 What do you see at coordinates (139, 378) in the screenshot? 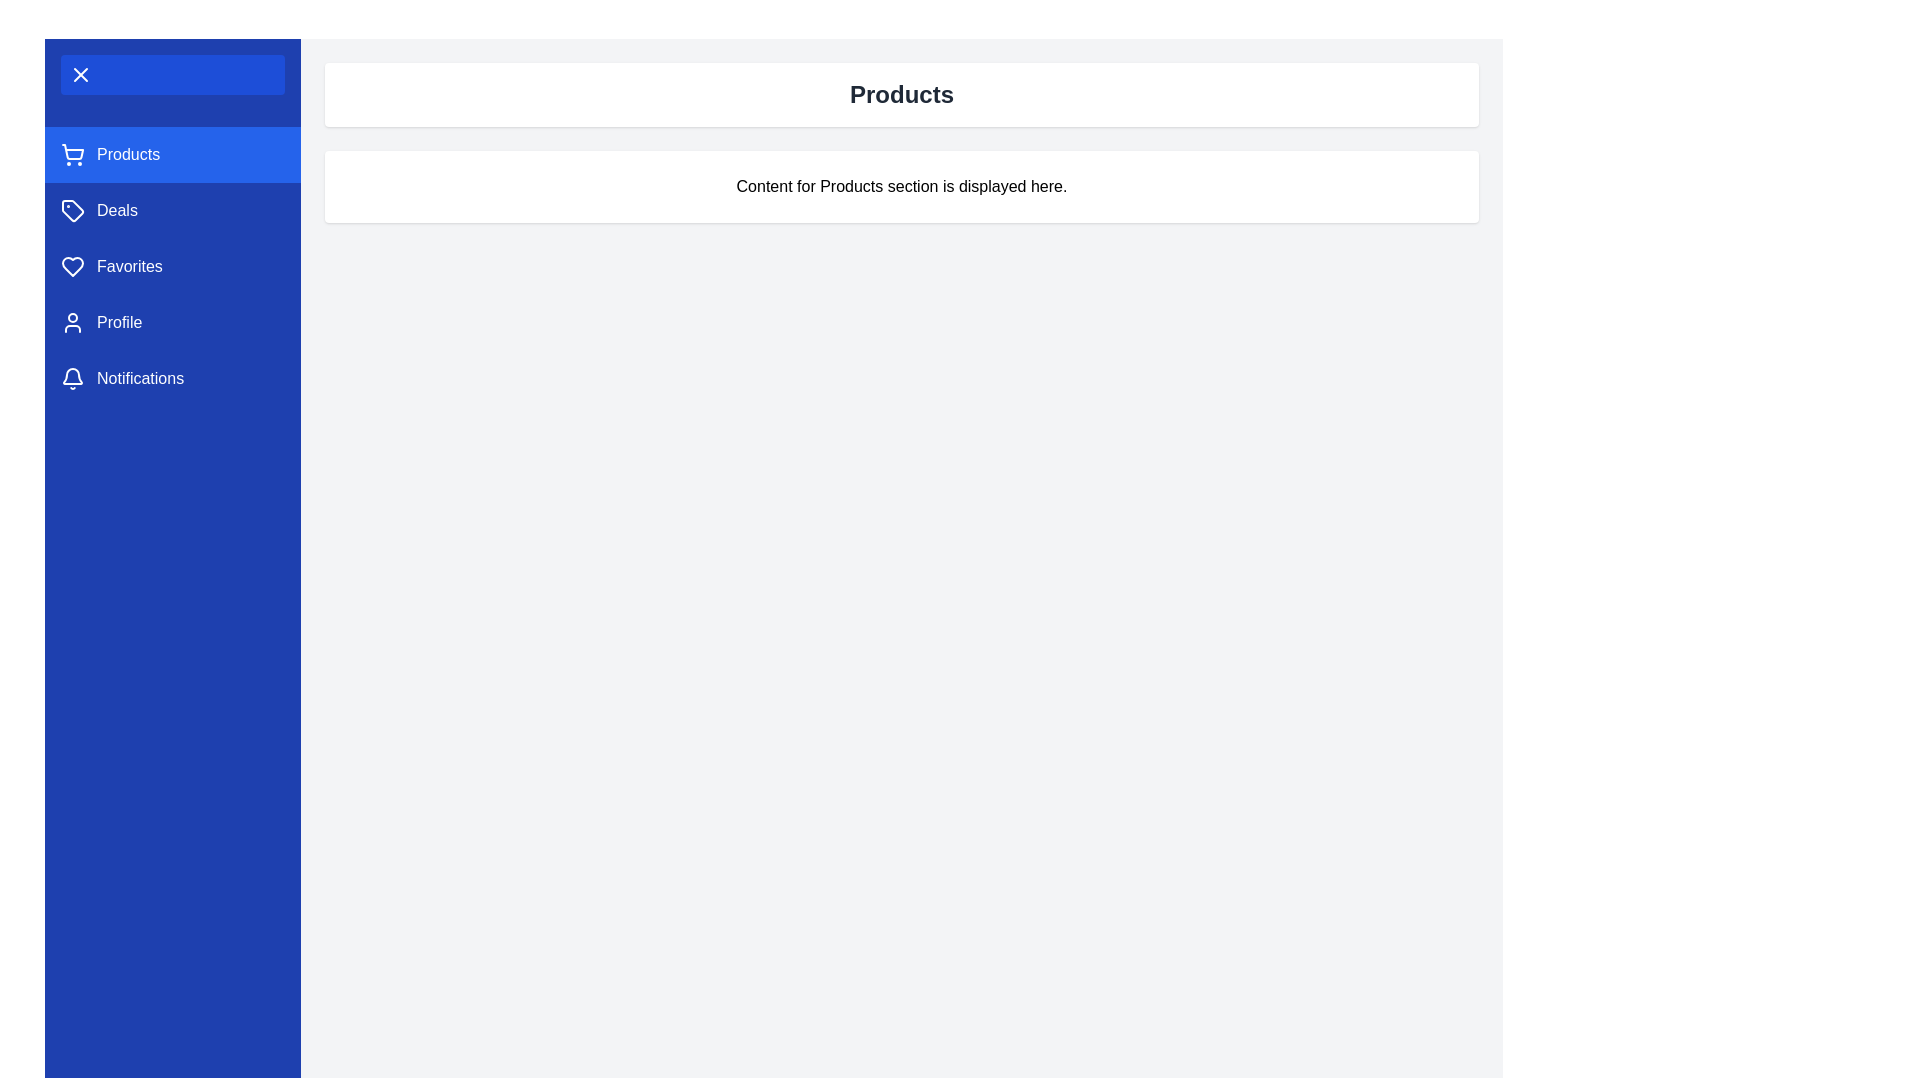
I see `the 'Notifications' label, which is the fourth option in the vertical navigation menu on the left` at bounding box center [139, 378].